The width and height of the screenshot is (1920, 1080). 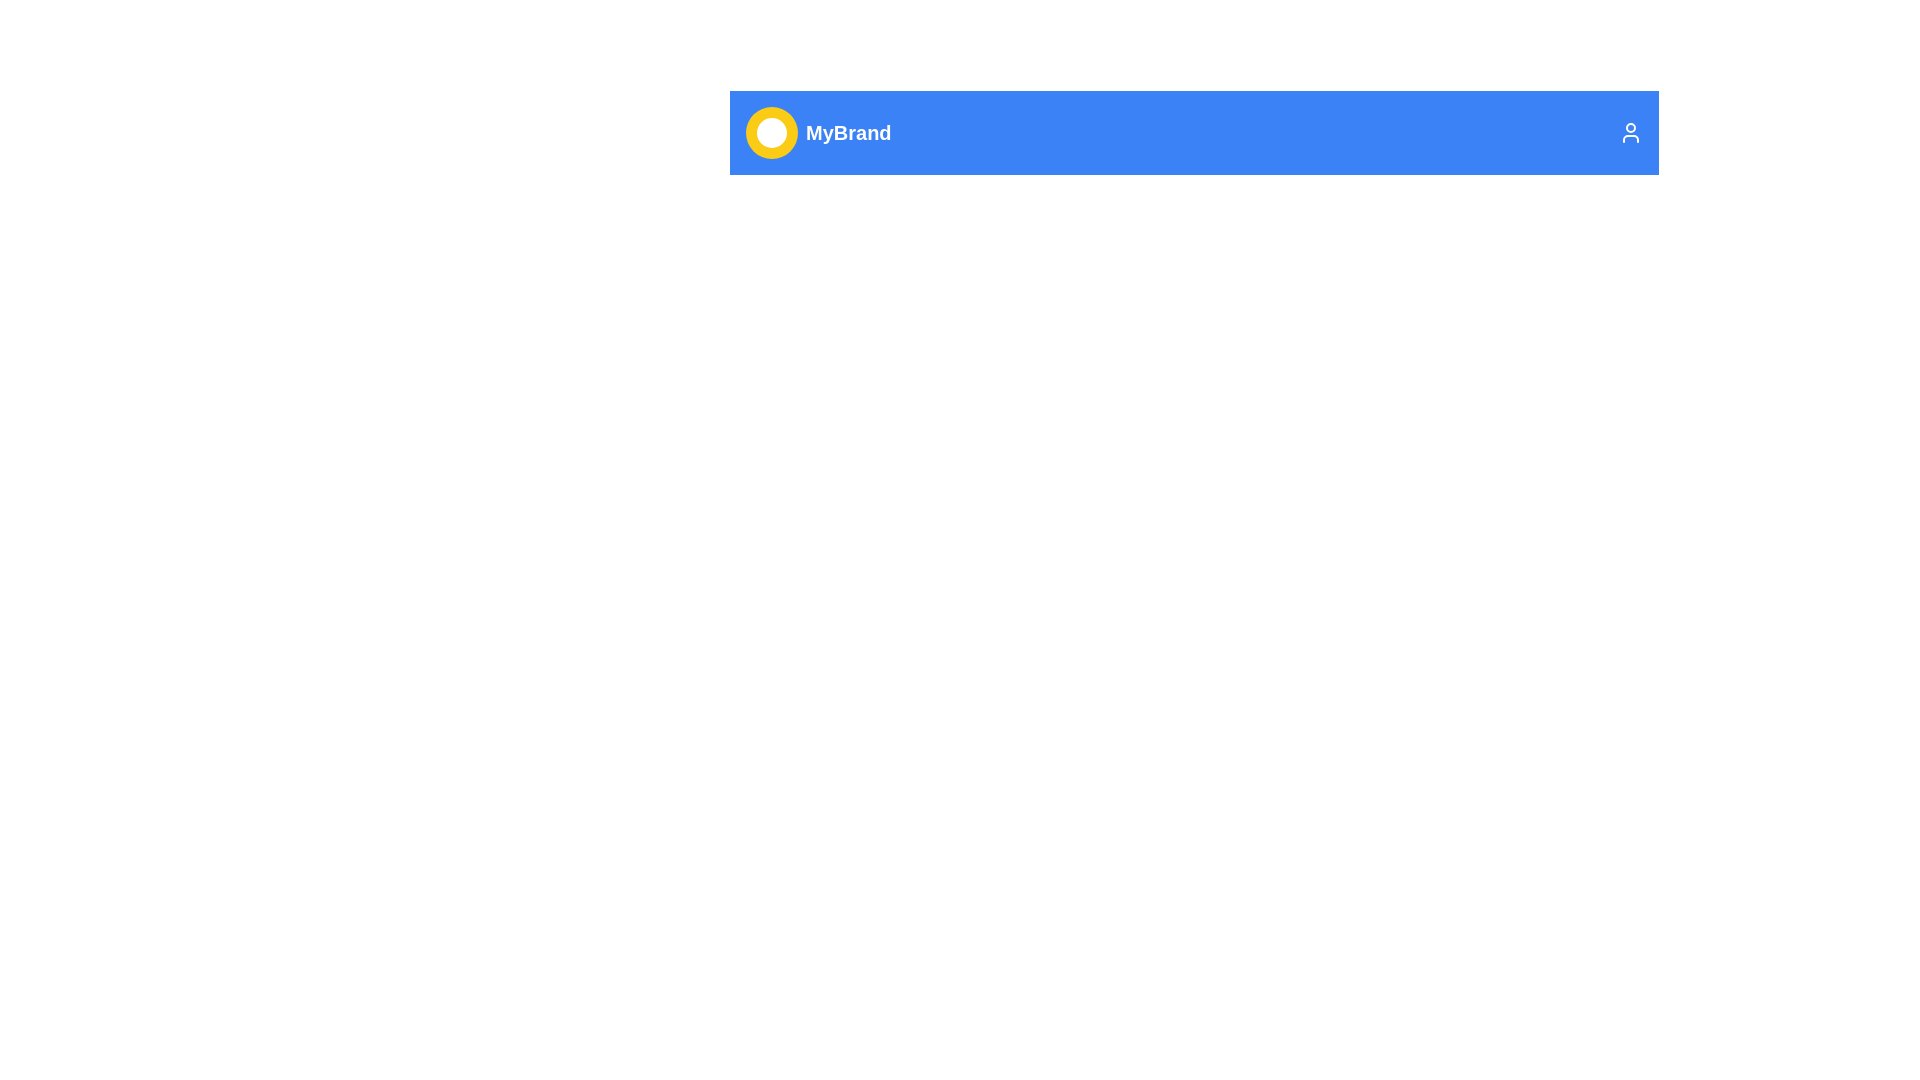 What do you see at coordinates (771, 132) in the screenshot?
I see `the circular yellow icon with a white center, located to the left of the 'MyBrand' text in the header-like blue background` at bounding box center [771, 132].